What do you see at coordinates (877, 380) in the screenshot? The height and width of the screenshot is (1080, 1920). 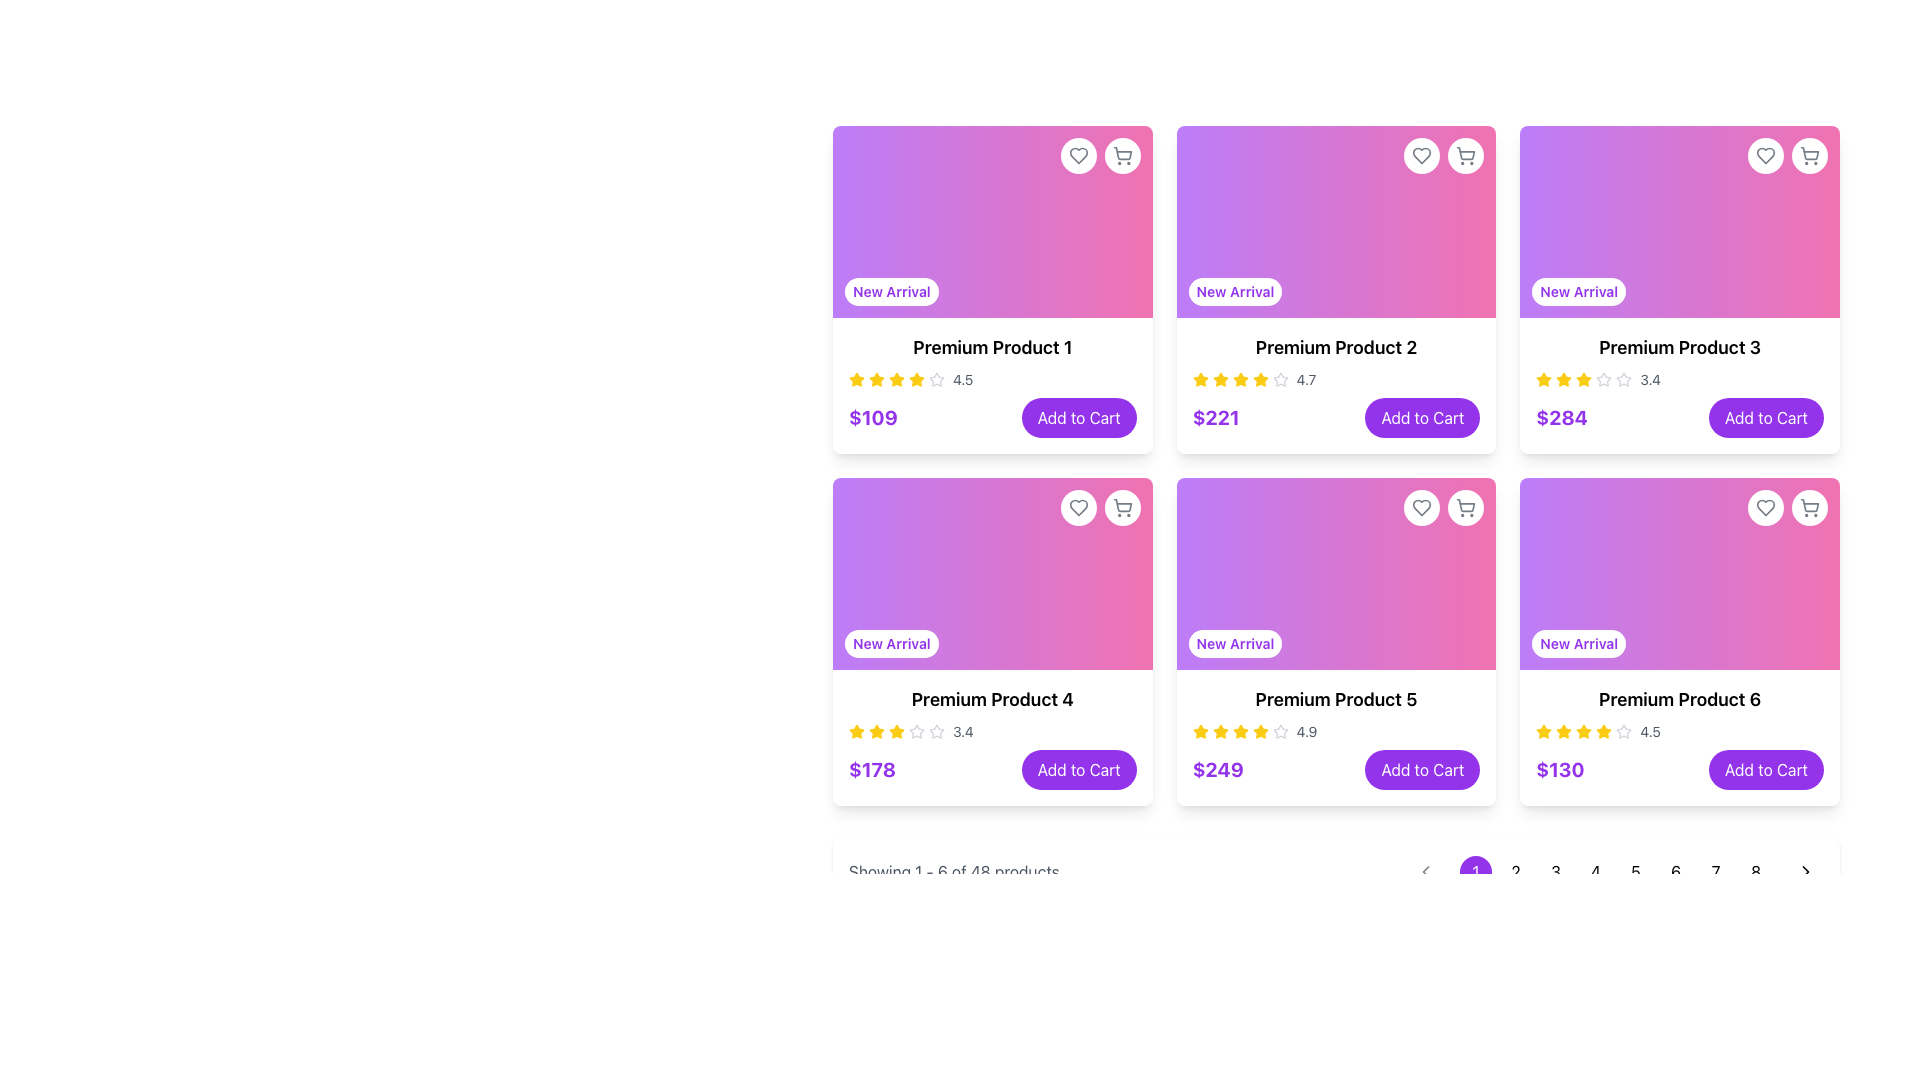 I see `the star icon representing the third star in the rating system for the 'Premium Product 1' card, which visually depicts a 4.5 rating` at bounding box center [877, 380].